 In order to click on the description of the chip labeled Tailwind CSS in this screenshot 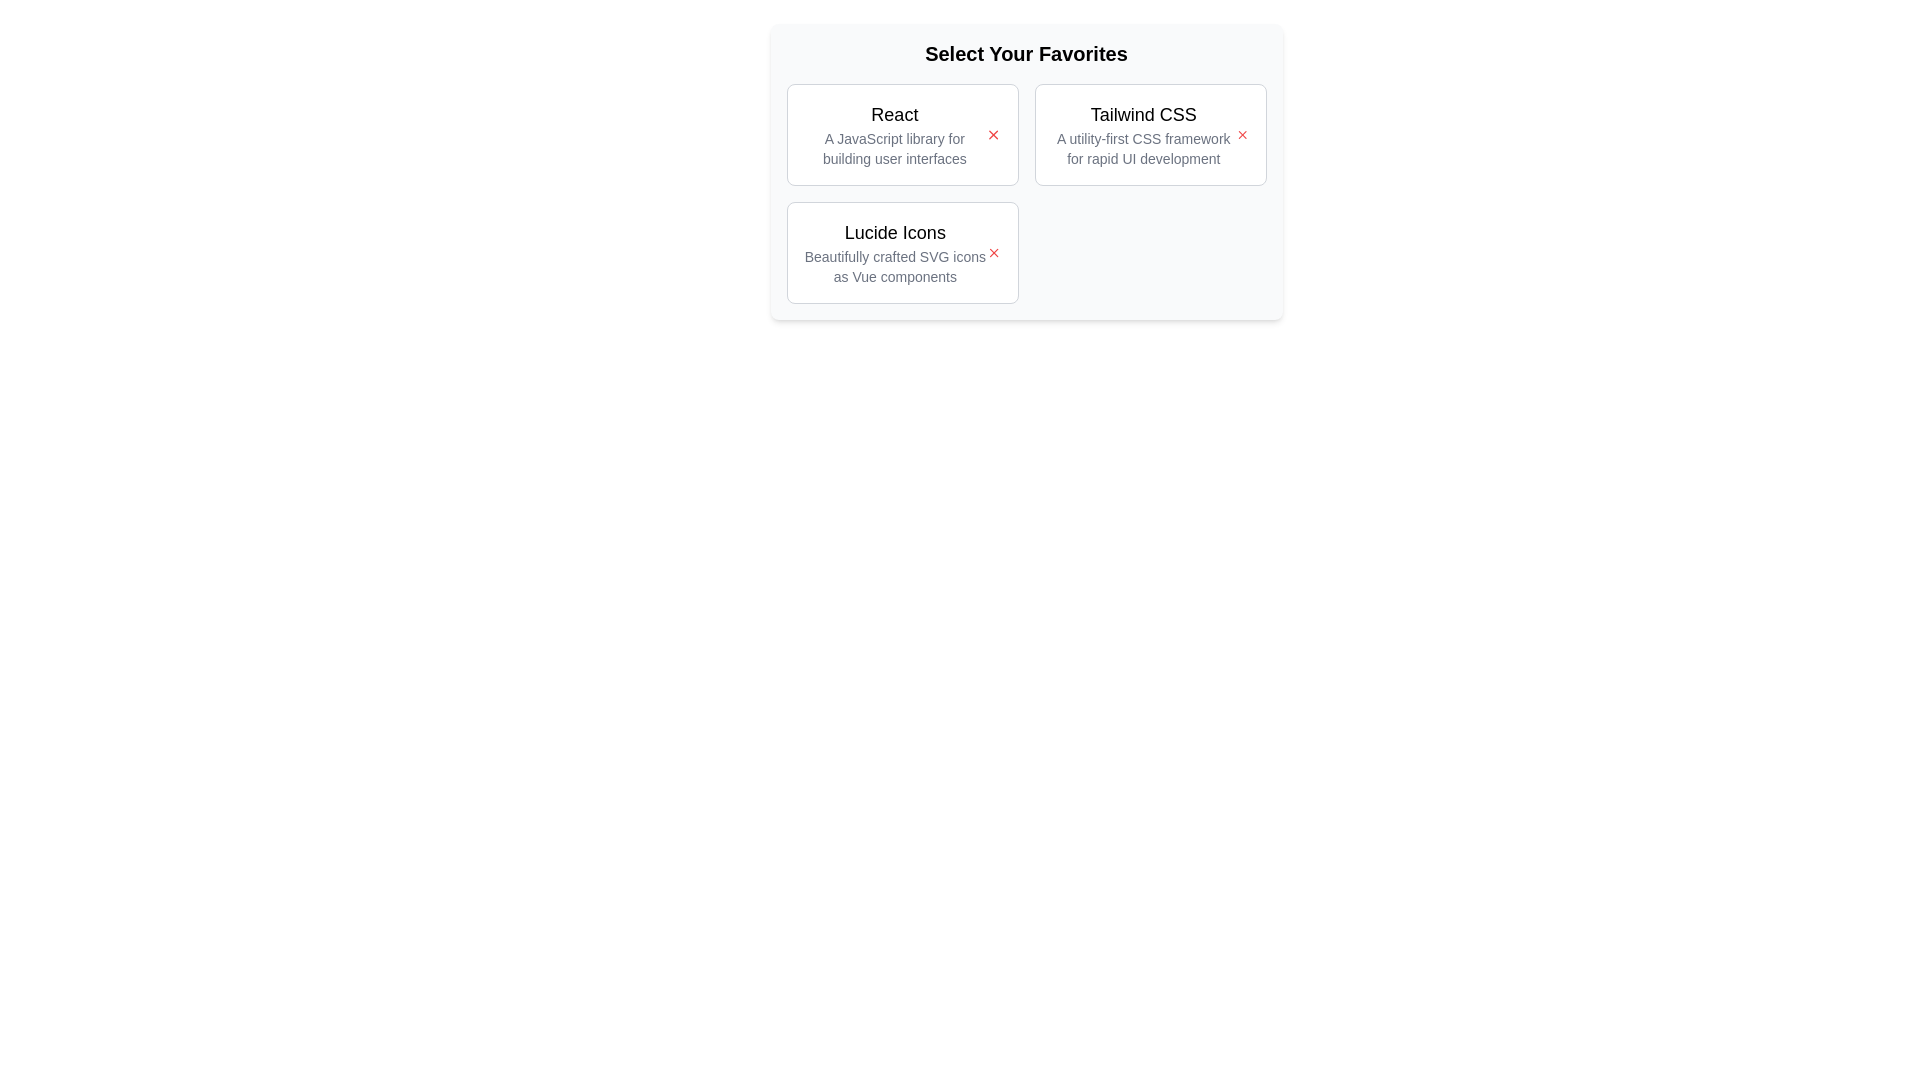, I will do `click(1143, 135)`.